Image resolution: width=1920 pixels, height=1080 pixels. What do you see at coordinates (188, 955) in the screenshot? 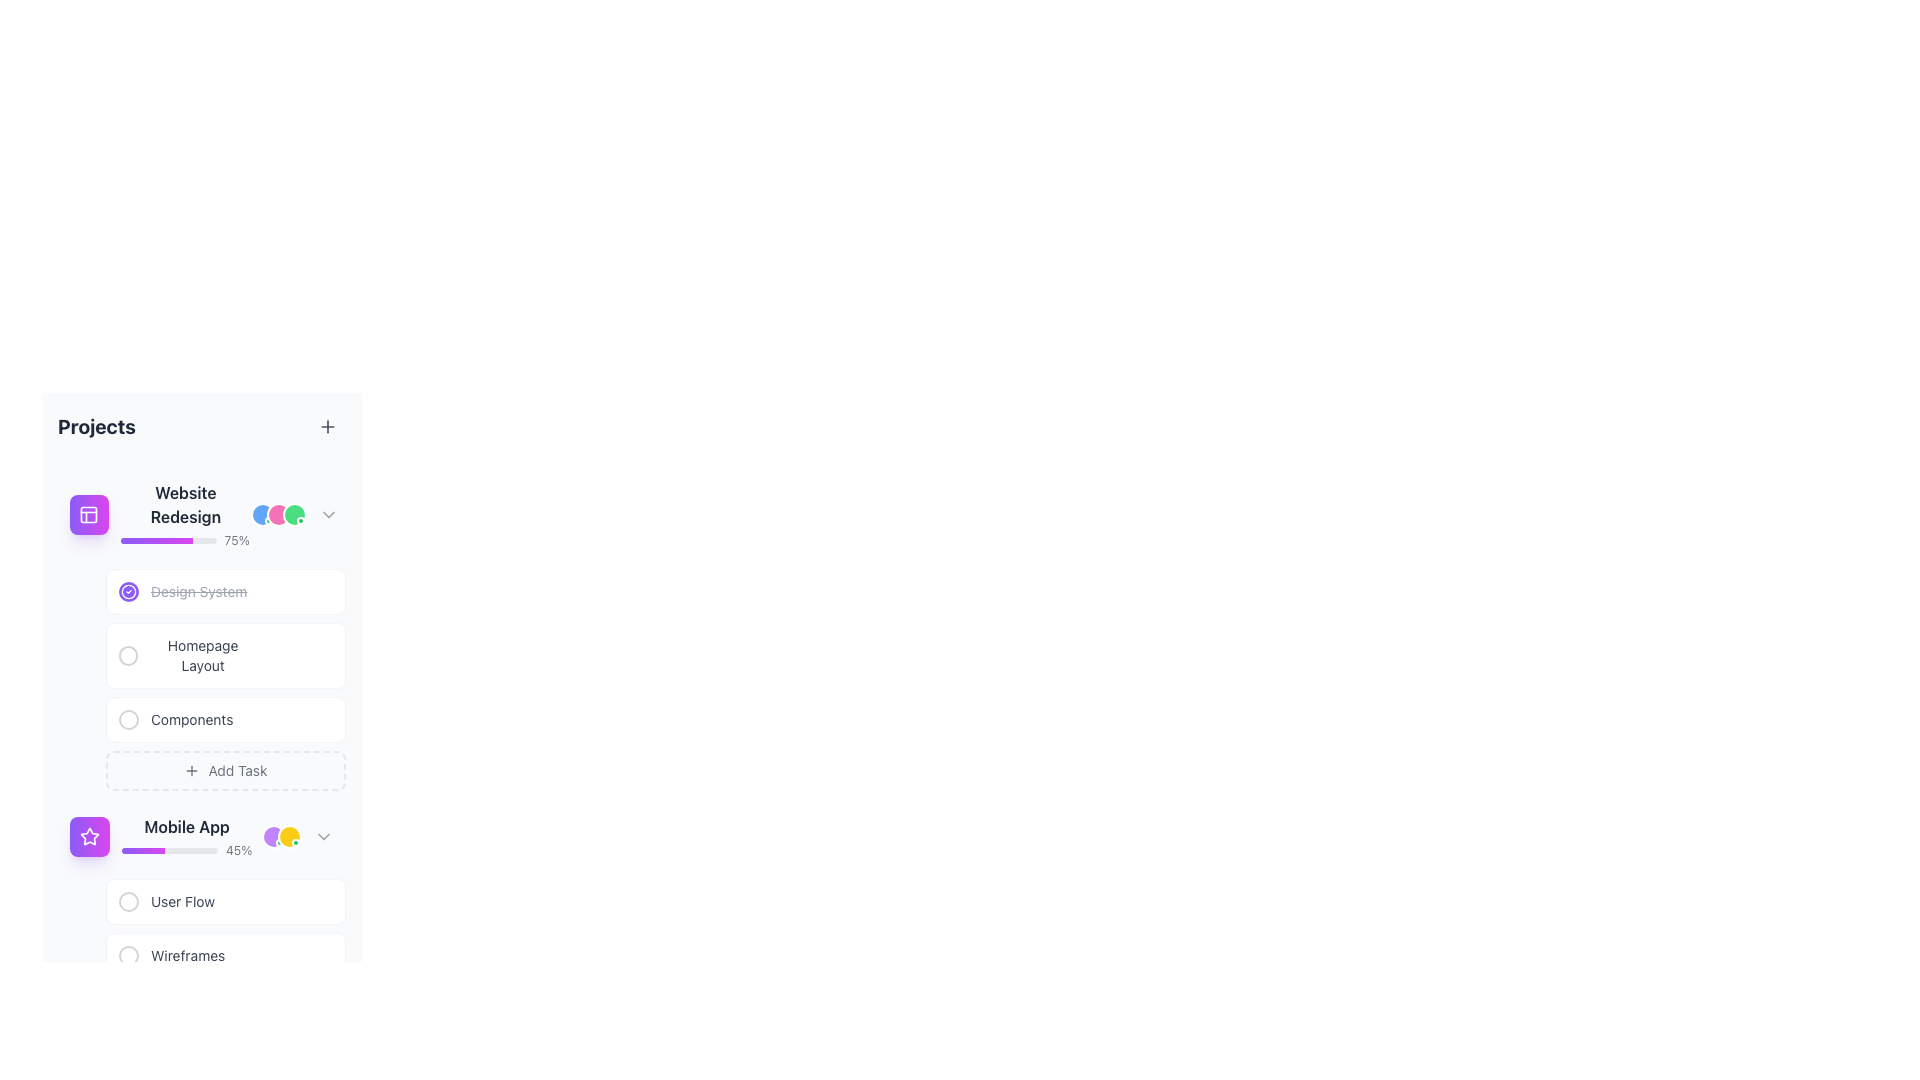
I see `the static text label displaying 'Wireframes' in gray color, which is positioned in the 'Mobile App' section of the left-side panel, adjacent to a circular checkbox` at bounding box center [188, 955].